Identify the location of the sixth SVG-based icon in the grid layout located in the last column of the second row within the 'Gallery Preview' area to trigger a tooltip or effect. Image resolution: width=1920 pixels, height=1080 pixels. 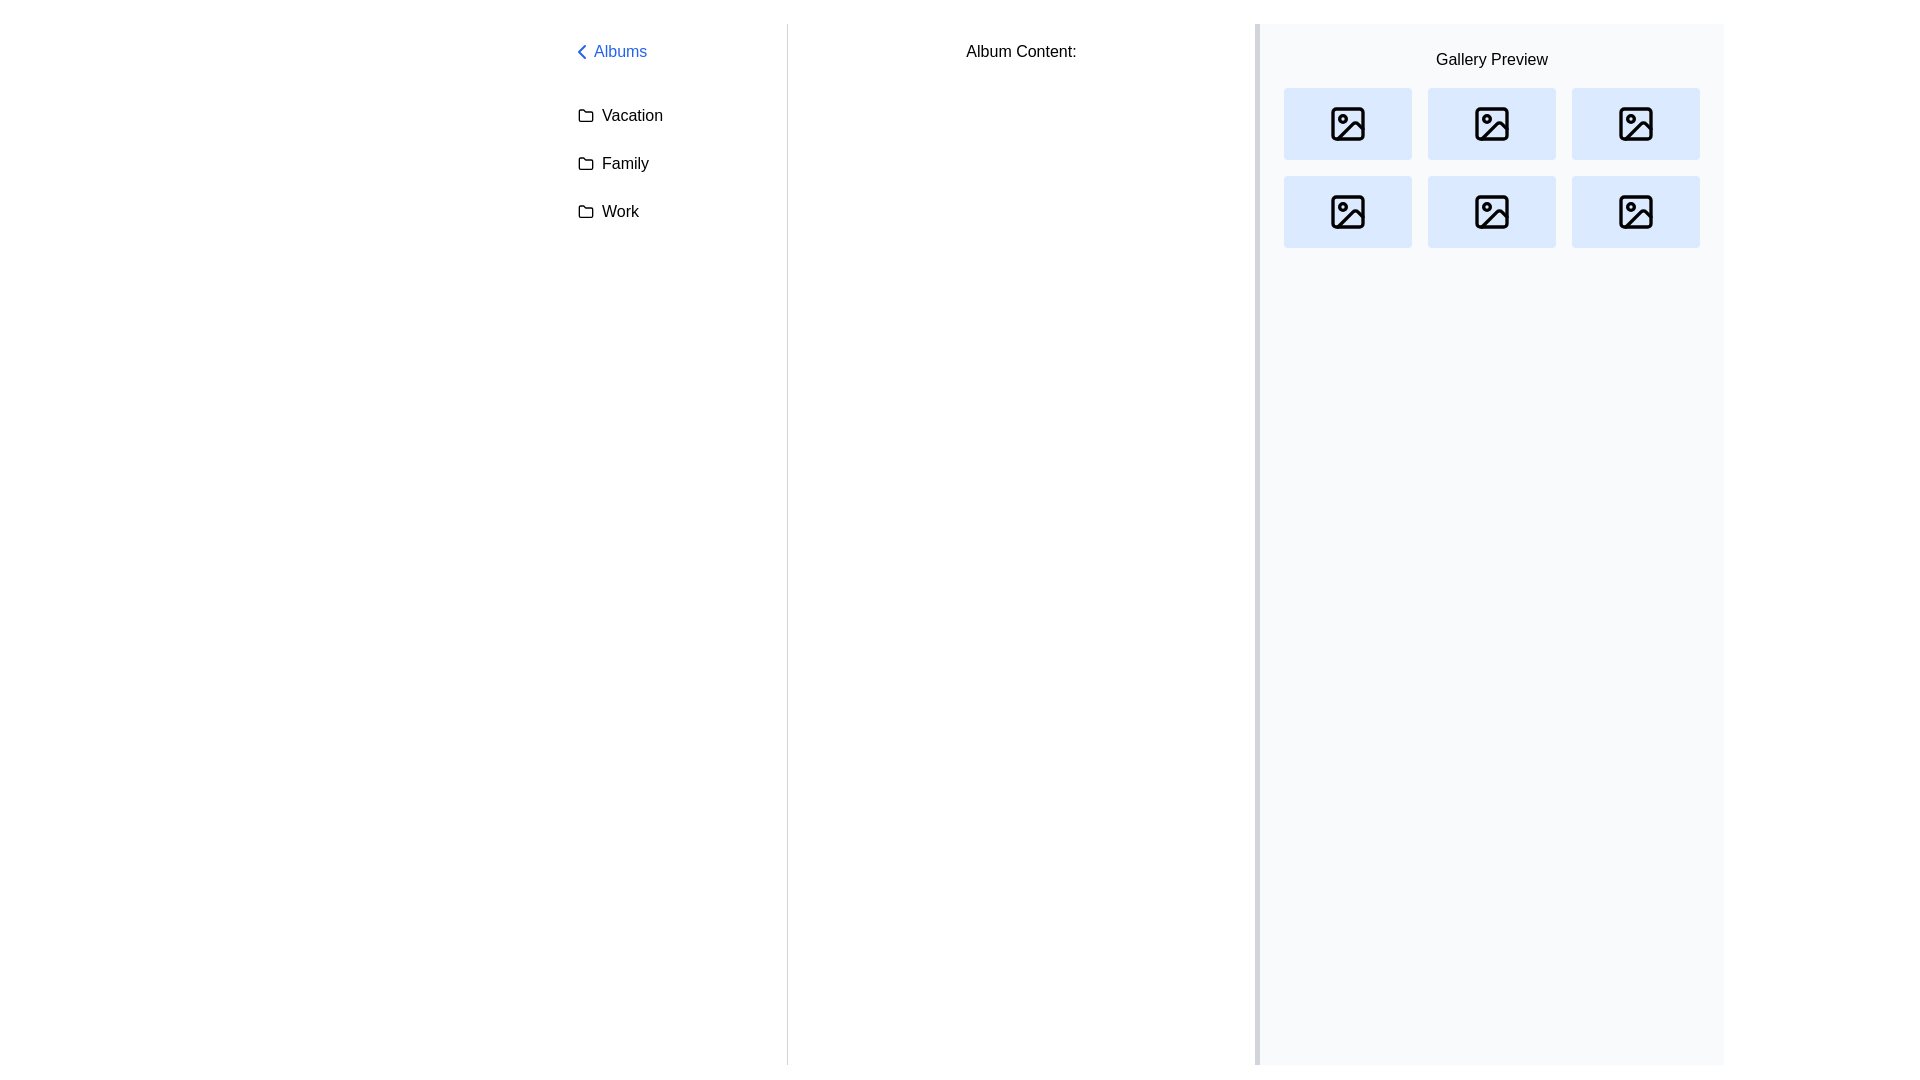
(1636, 212).